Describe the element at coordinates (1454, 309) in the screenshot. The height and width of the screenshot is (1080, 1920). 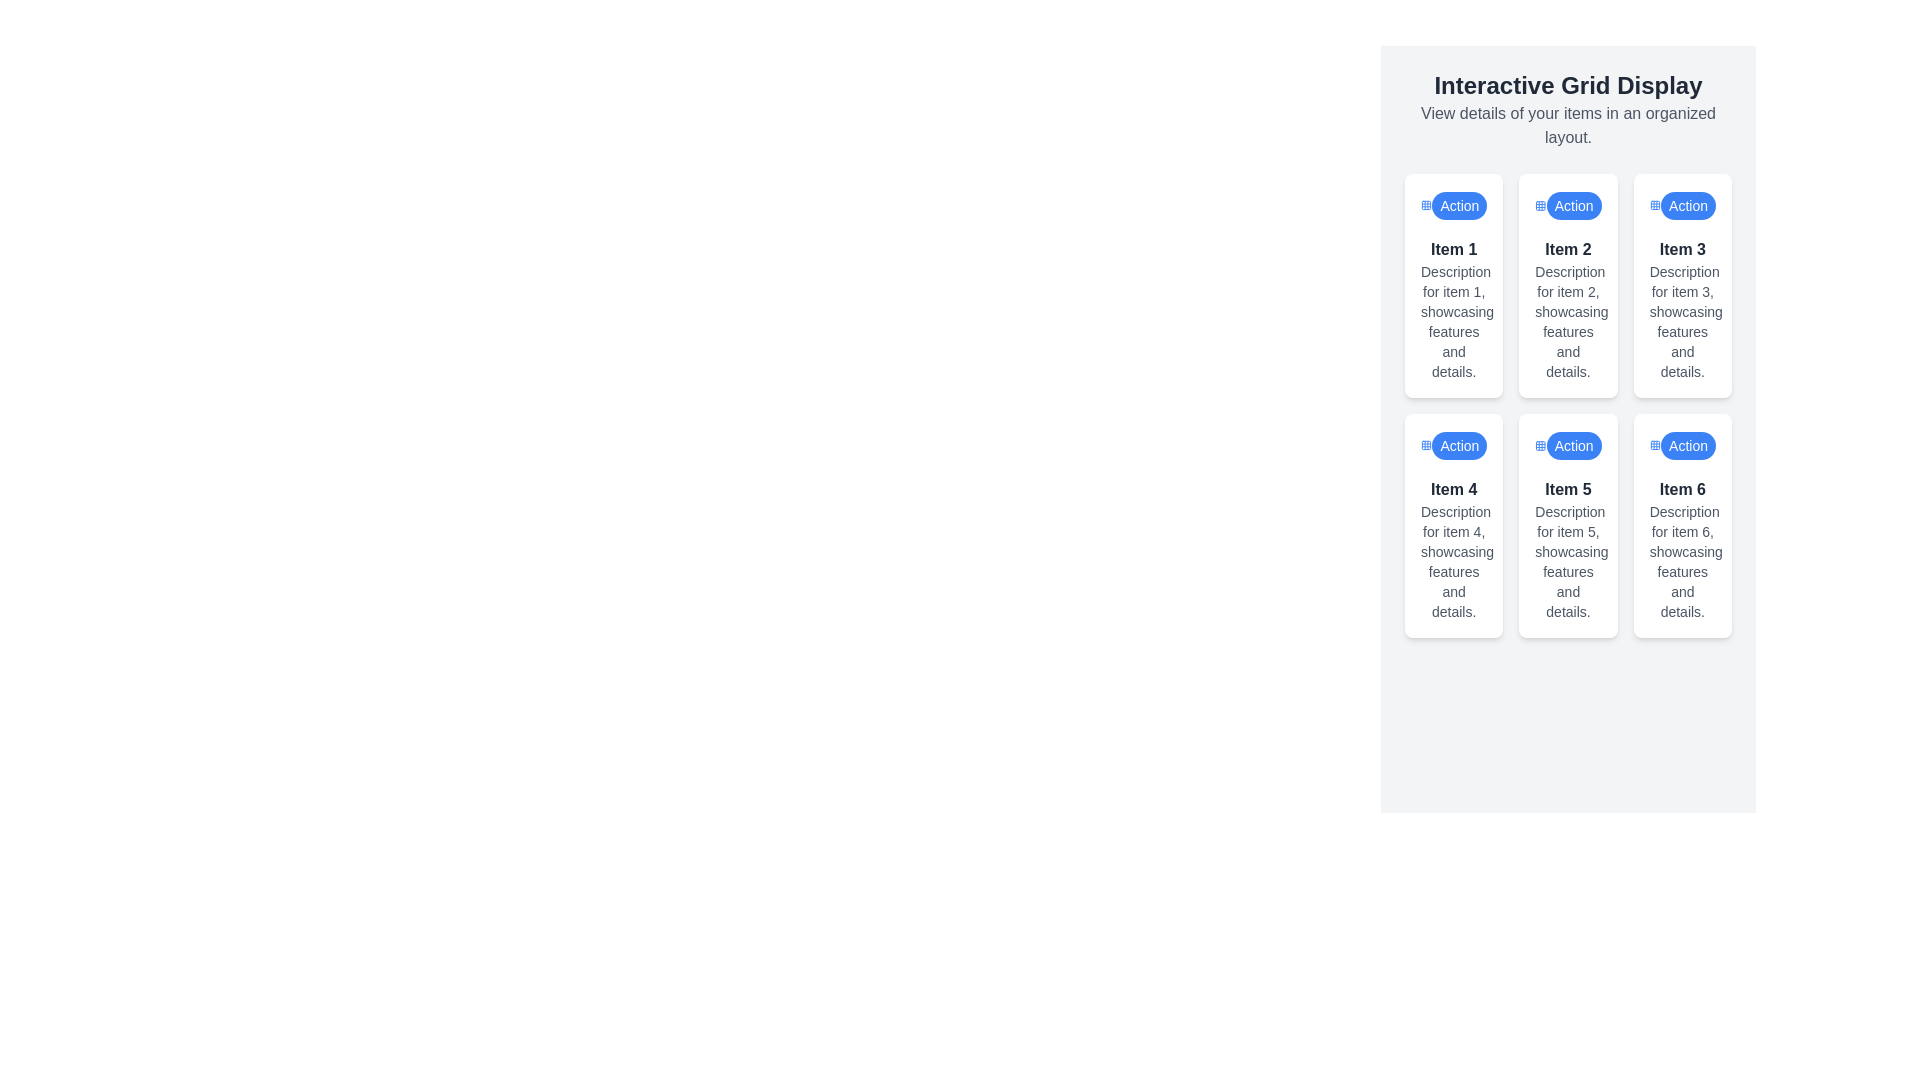
I see `text displayed in the TextBlock located in the first column of the grid layout, positioned below the 'Action' button and above other similar card entries` at that location.